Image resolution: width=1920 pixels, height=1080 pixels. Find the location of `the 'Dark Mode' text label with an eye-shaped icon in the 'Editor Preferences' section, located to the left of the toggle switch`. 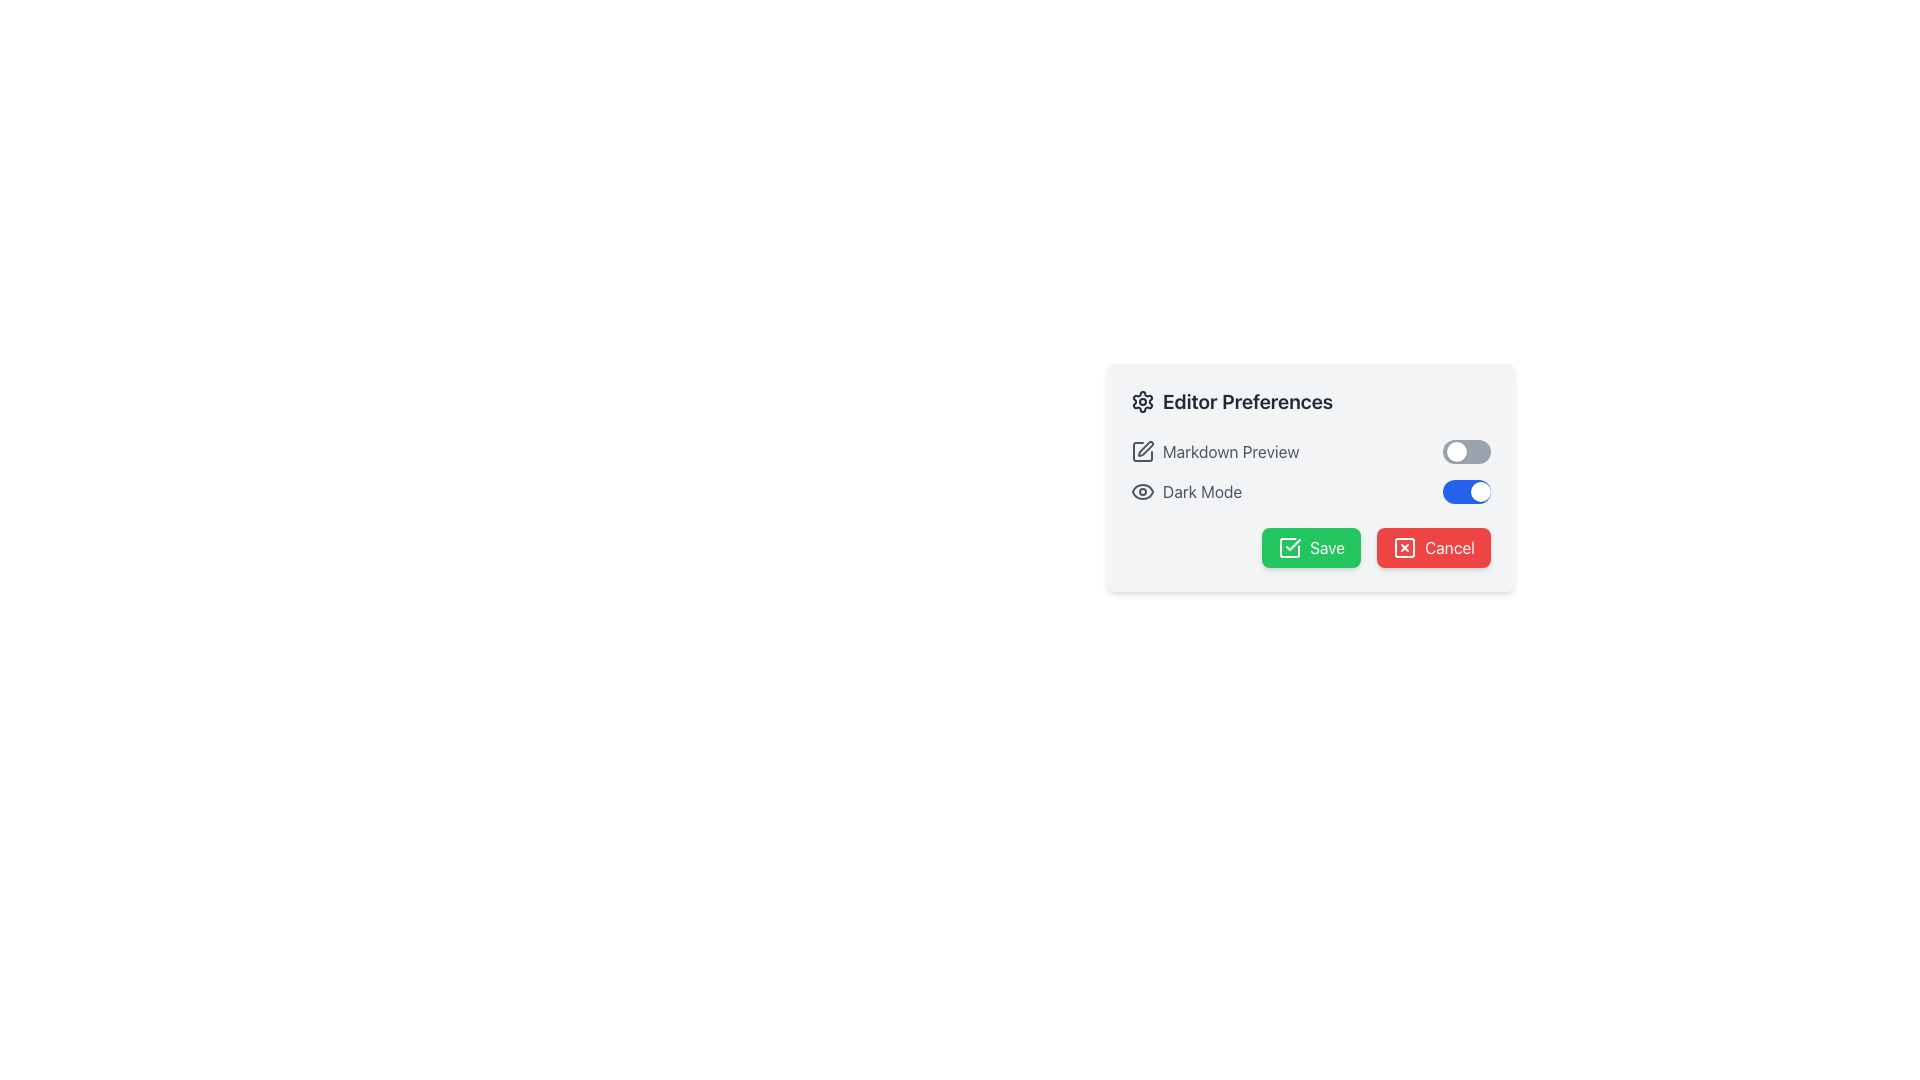

the 'Dark Mode' text label with an eye-shaped icon in the 'Editor Preferences' section, located to the left of the toggle switch is located at coordinates (1186, 492).